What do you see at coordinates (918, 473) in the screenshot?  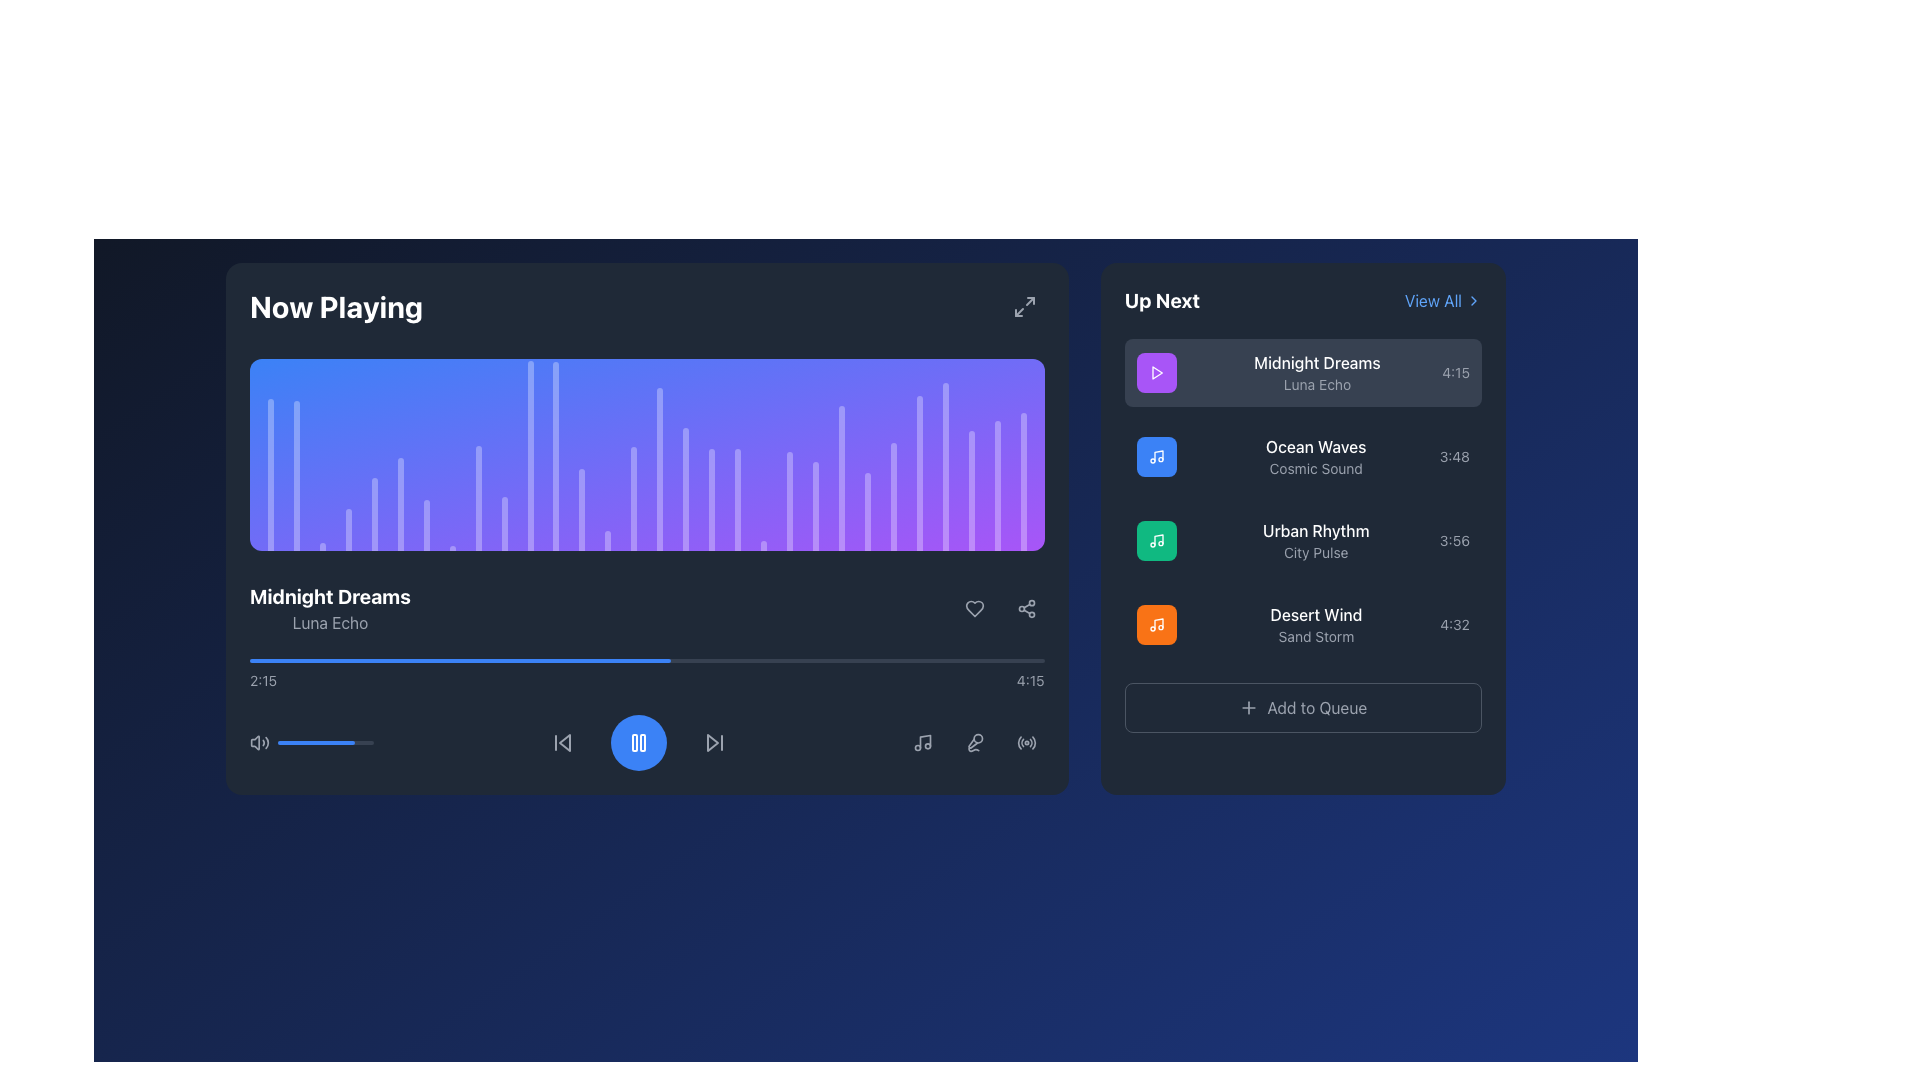 I see `the twenty-third vertical bar in the music visualization interface's bar graph, which is styled with a rounded top and semi-transparent white color overlay` at bounding box center [918, 473].